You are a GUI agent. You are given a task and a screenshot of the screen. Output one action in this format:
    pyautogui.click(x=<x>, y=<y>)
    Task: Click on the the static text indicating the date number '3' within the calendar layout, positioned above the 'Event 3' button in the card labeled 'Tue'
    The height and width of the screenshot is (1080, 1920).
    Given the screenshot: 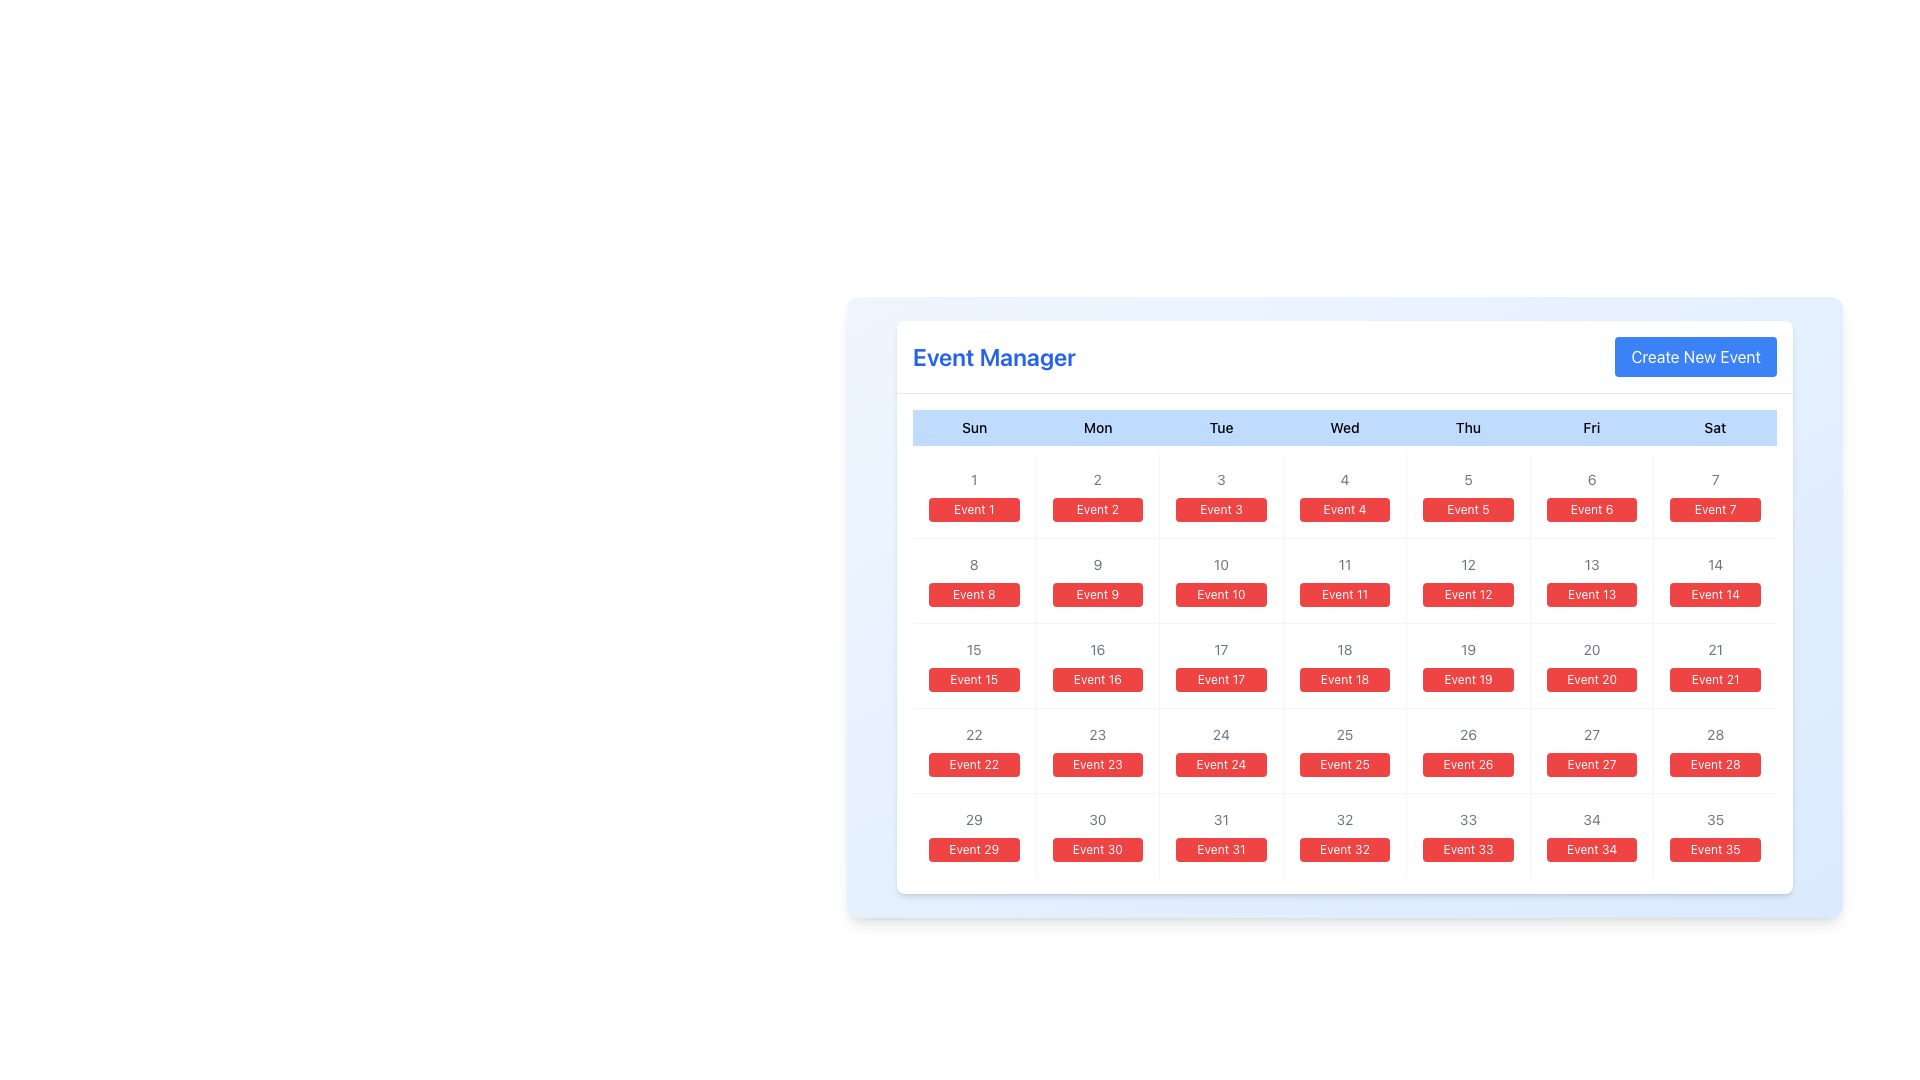 What is the action you would take?
    pyautogui.click(x=1220, y=479)
    